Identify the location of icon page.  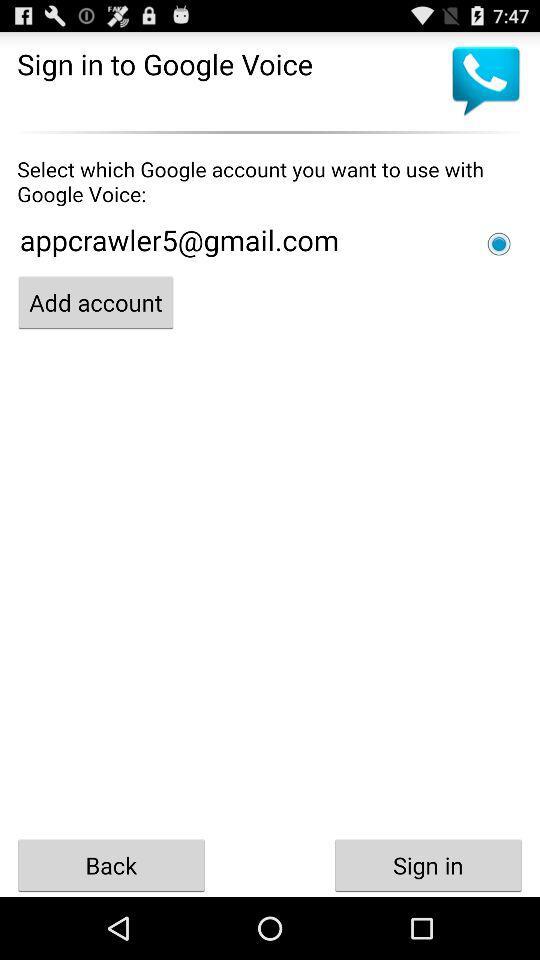
(498, 243).